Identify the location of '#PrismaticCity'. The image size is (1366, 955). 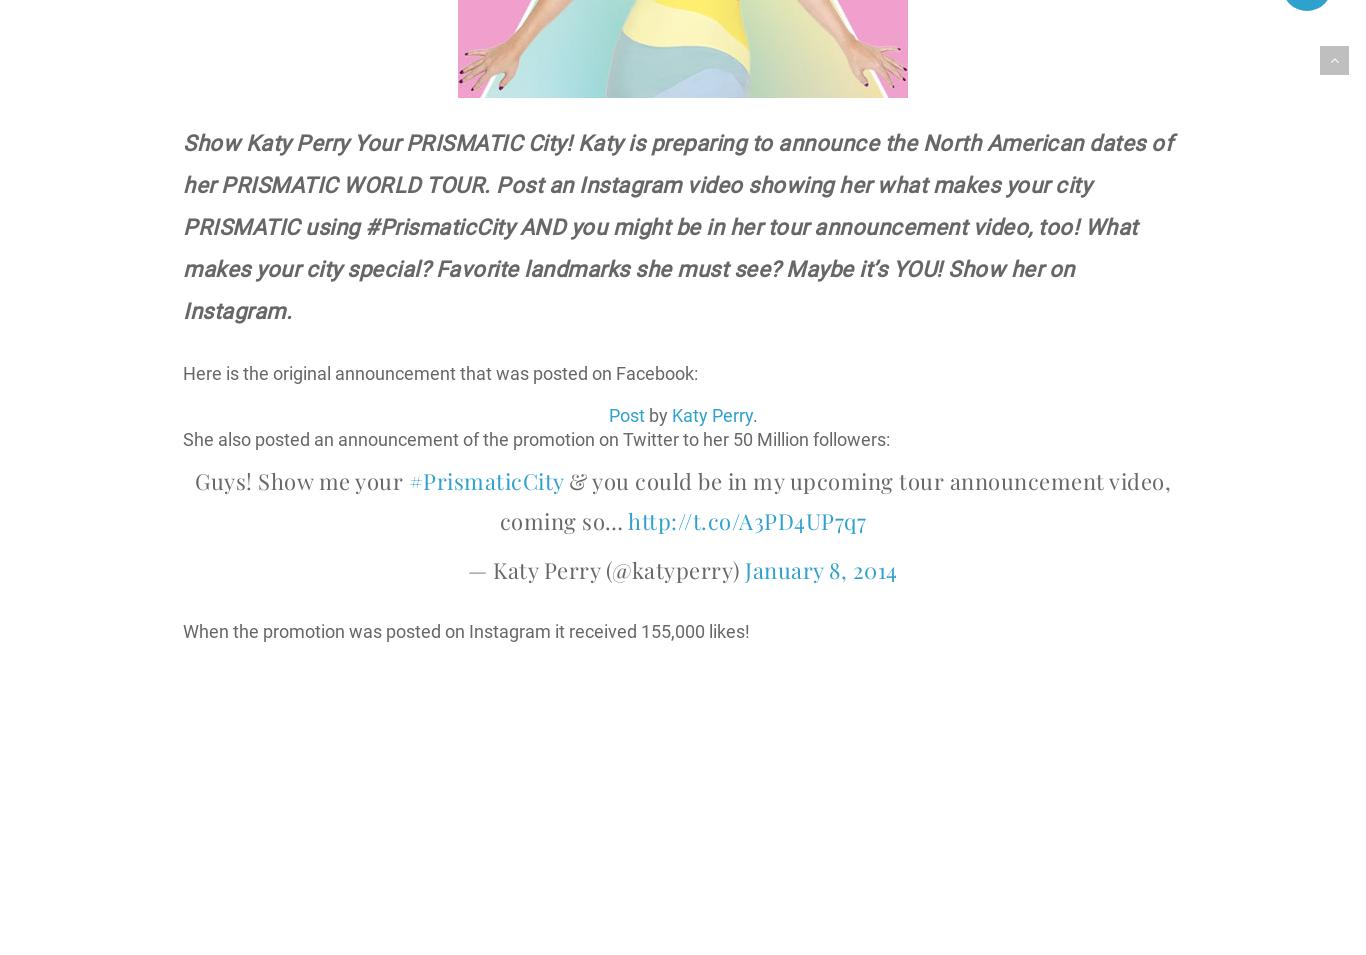
(485, 481).